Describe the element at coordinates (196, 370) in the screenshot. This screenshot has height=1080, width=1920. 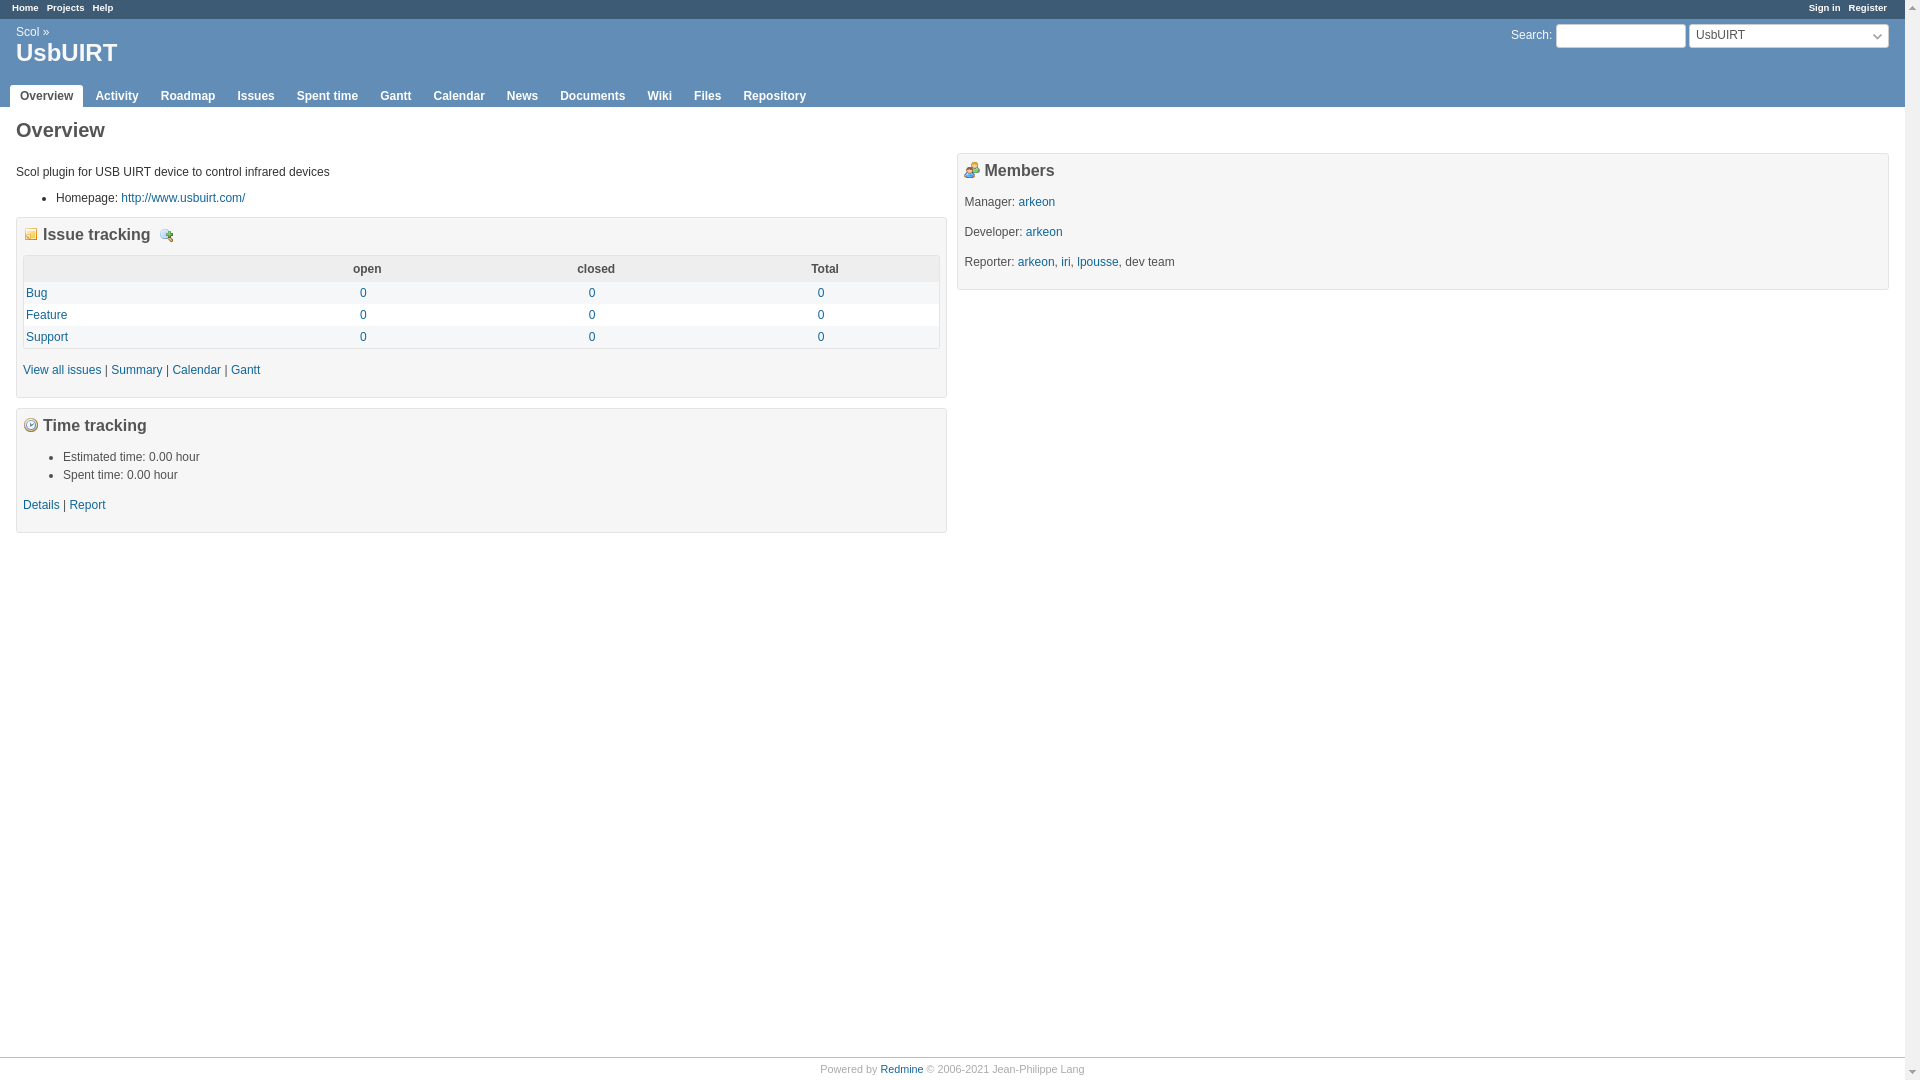
I see `'Calendar'` at that location.